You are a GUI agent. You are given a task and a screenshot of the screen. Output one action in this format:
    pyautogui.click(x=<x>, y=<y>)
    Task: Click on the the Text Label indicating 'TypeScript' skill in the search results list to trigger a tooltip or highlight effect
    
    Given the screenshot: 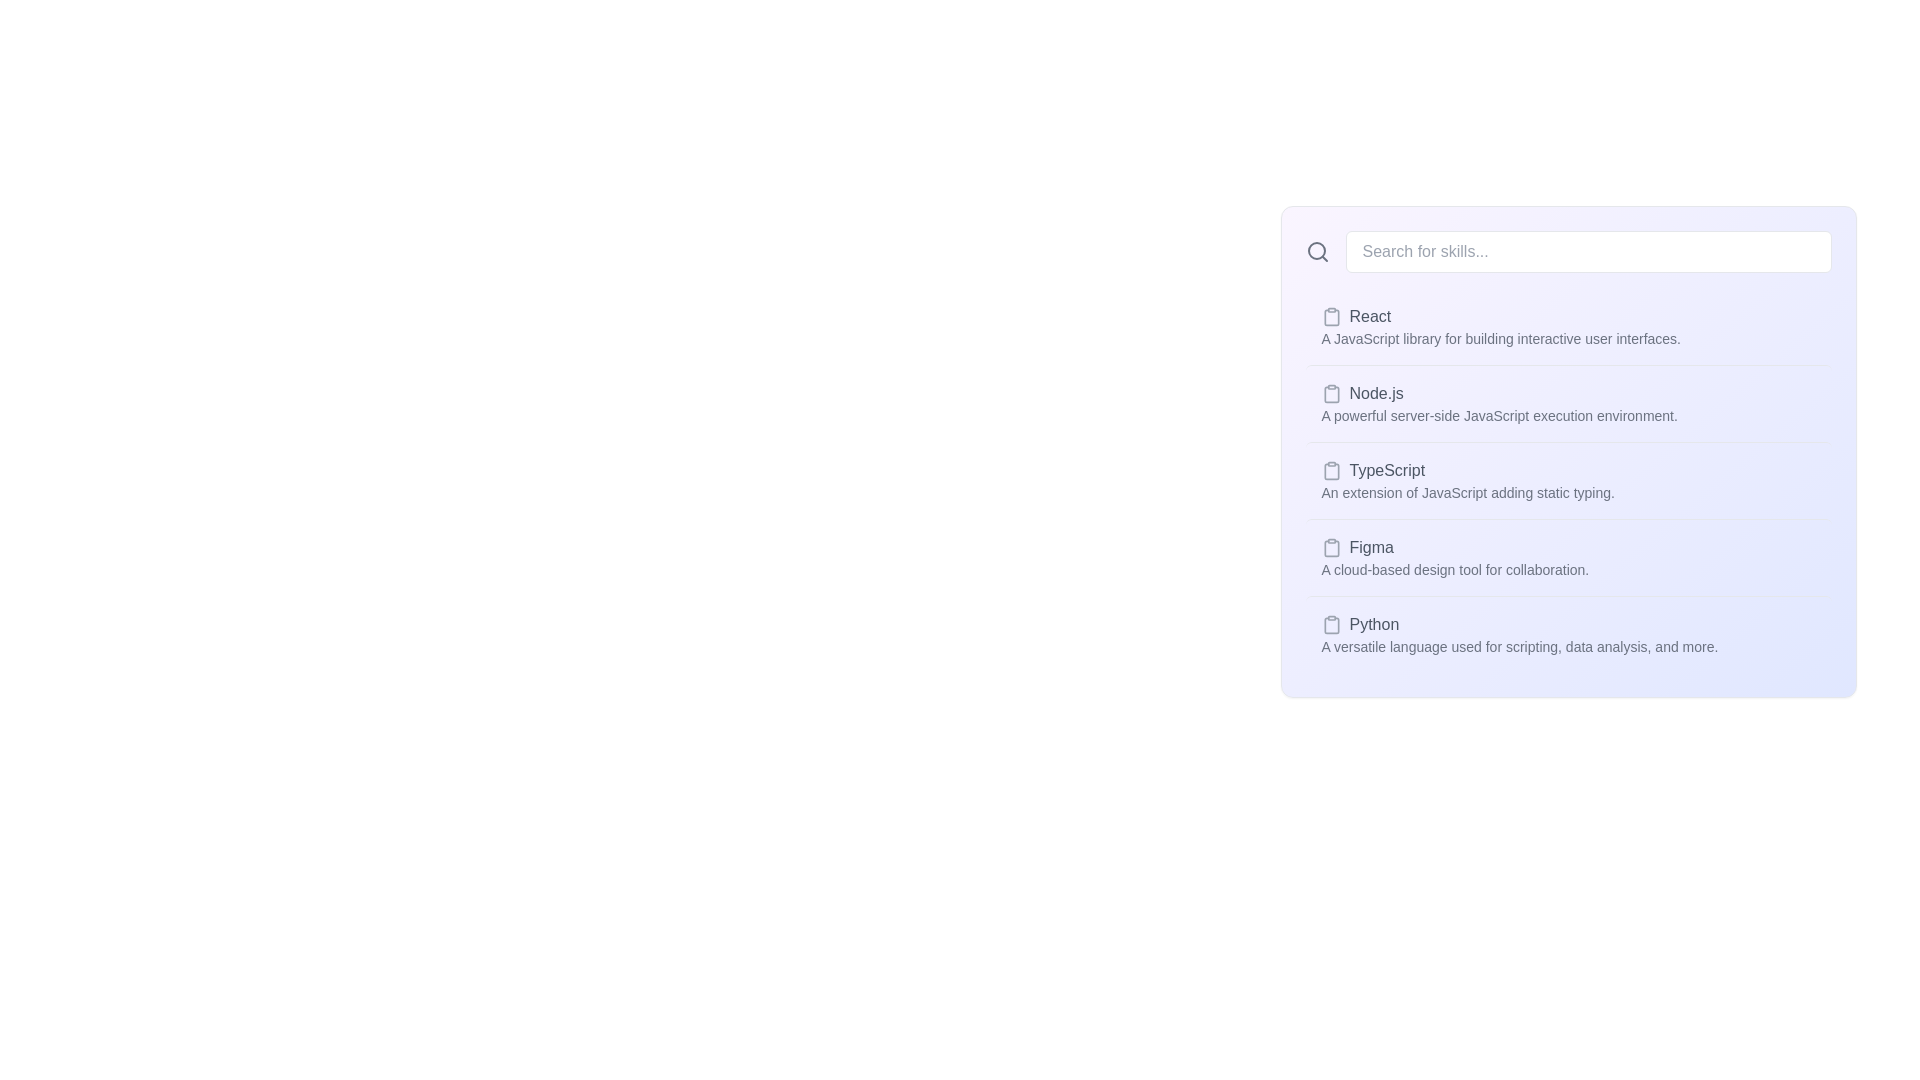 What is the action you would take?
    pyautogui.click(x=1386, y=470)
    